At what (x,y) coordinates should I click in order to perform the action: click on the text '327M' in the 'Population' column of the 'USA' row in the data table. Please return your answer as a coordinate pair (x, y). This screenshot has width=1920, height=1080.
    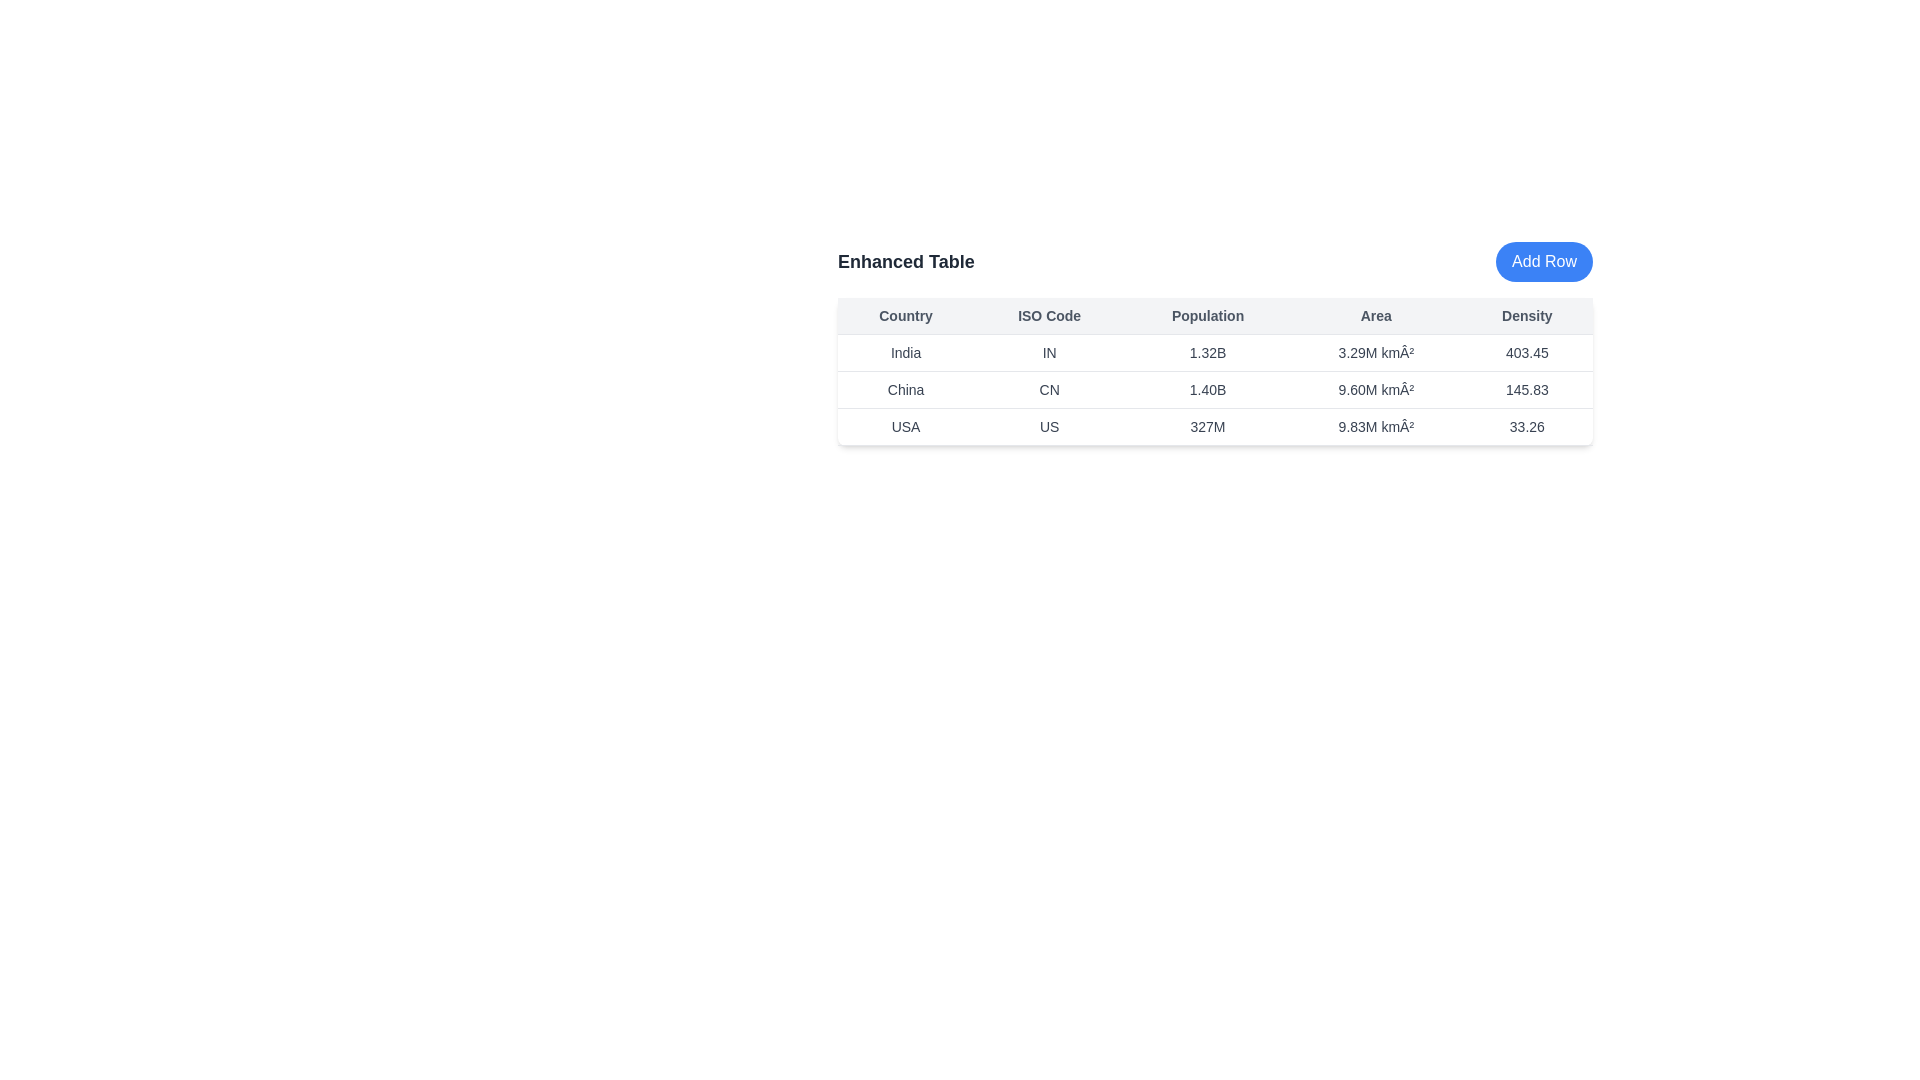
    Looking at the image, I should click on (1207, 426).